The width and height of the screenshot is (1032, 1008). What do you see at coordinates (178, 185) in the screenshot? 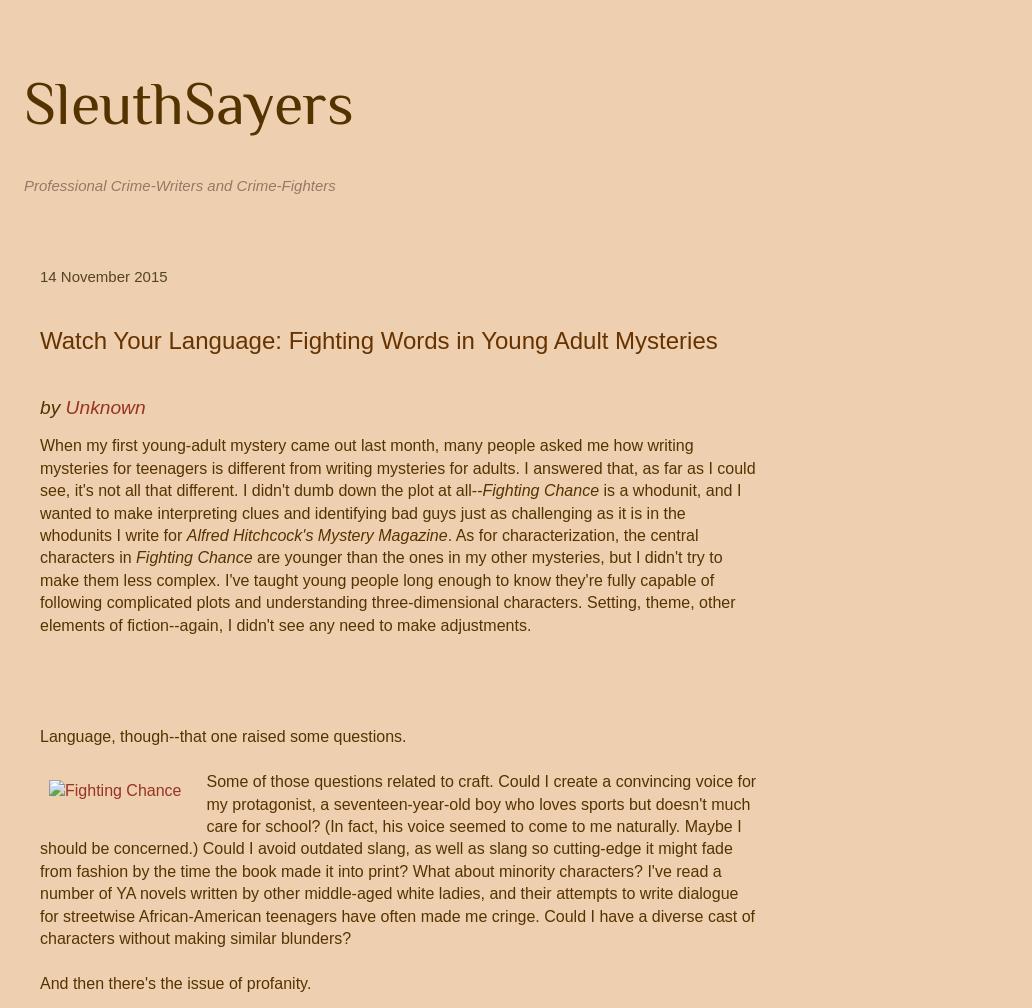
I see `'Professional Crime-Writers and Crime-Fighters'` at bounding box center [178, 185].